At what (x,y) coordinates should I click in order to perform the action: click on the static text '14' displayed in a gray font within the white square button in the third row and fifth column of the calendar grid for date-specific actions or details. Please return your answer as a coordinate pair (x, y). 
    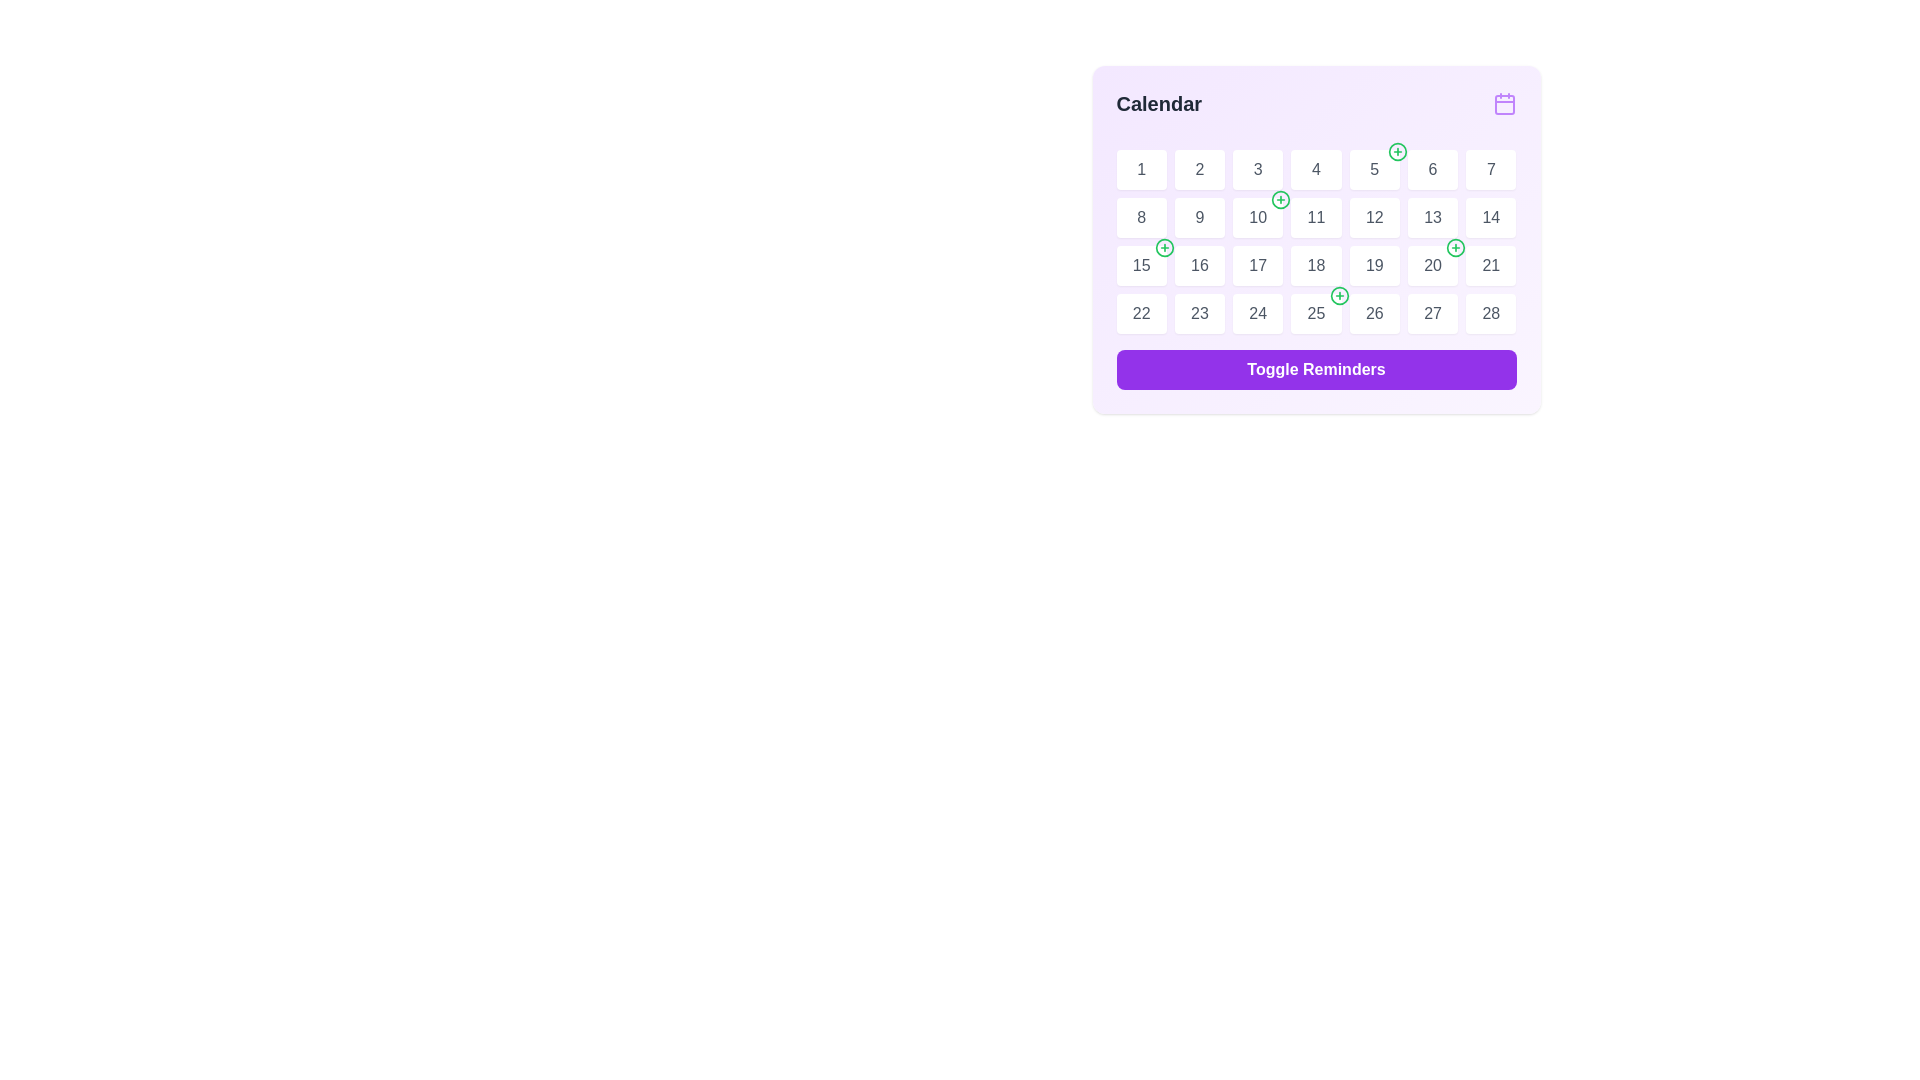
    Looking at the image, I should click on (1491, 216).